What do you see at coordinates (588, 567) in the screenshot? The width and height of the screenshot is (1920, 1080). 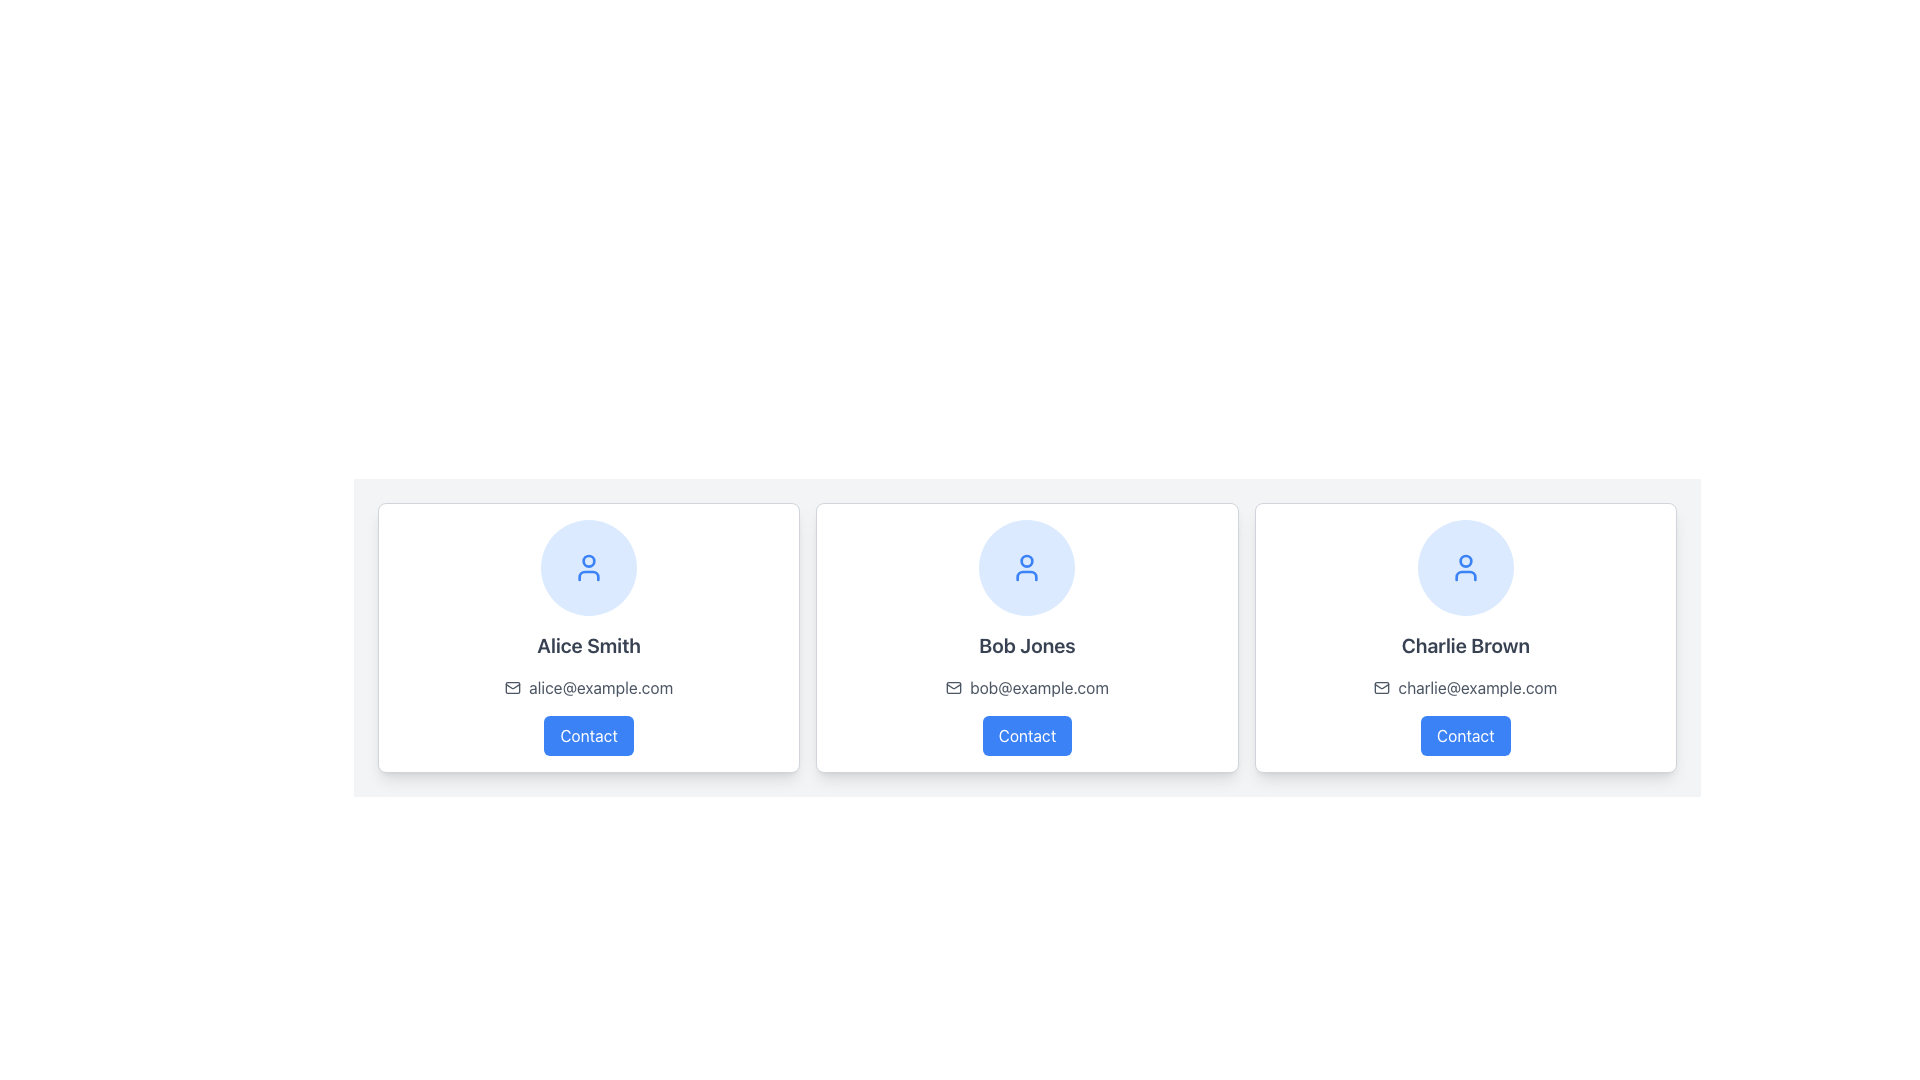 I see `the user profile icon representing 'Alice Smith' located at the top-center of the card` at bounding box center [588, 567].